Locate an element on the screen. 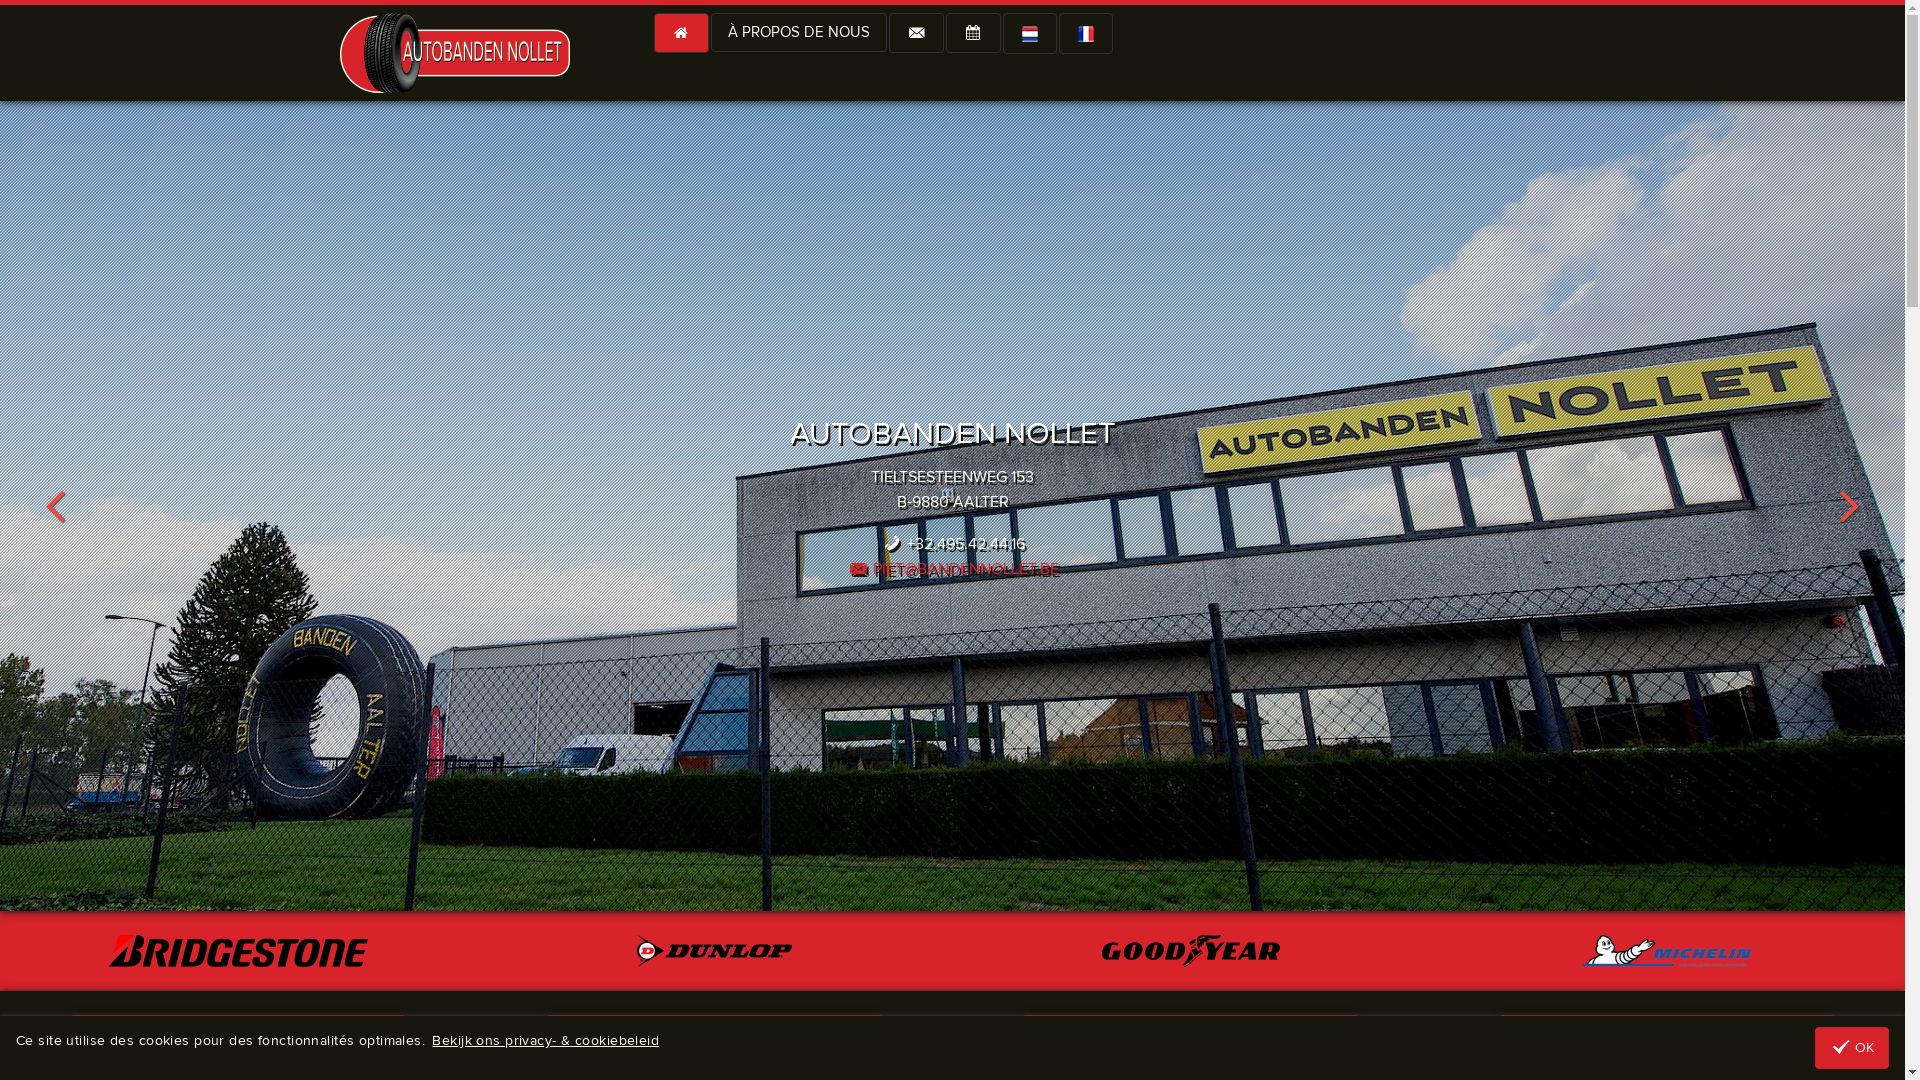 This screenshot has width=1920, height=1080. 'volgende slide' is located at coordinates (1848, 504).